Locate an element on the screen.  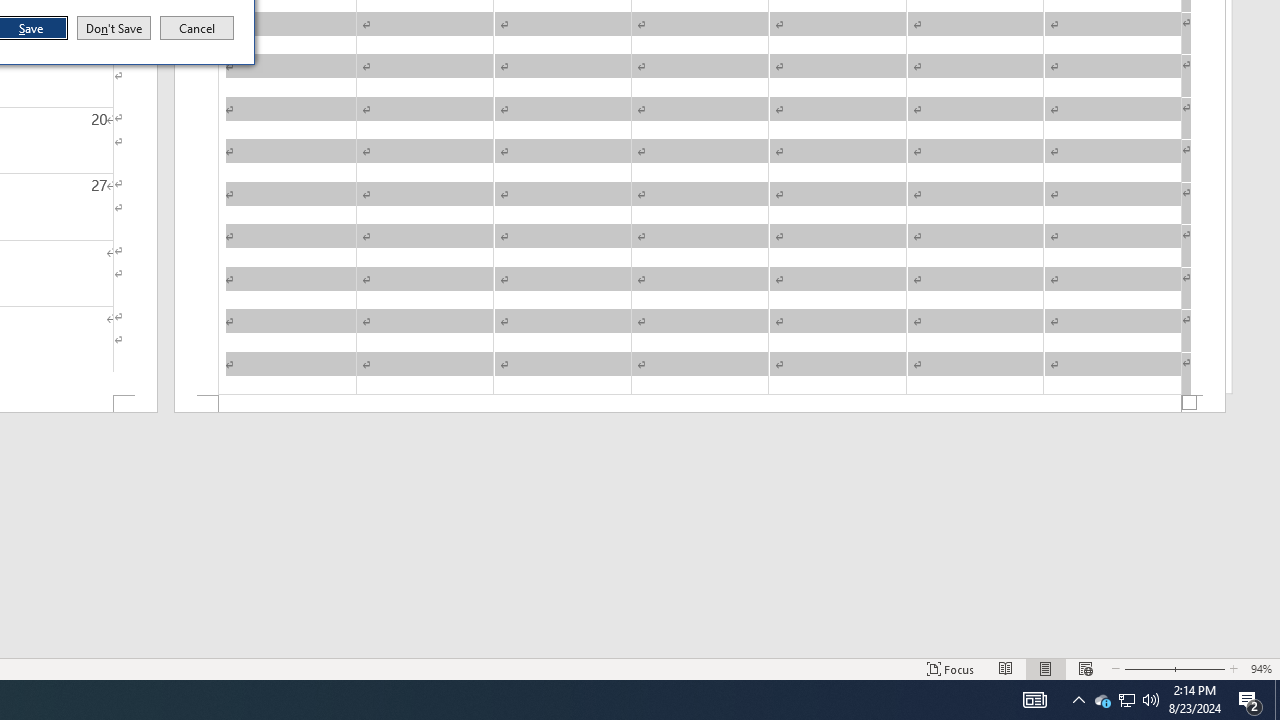
'Zoom Out' is located at coordinates (1147, 669).